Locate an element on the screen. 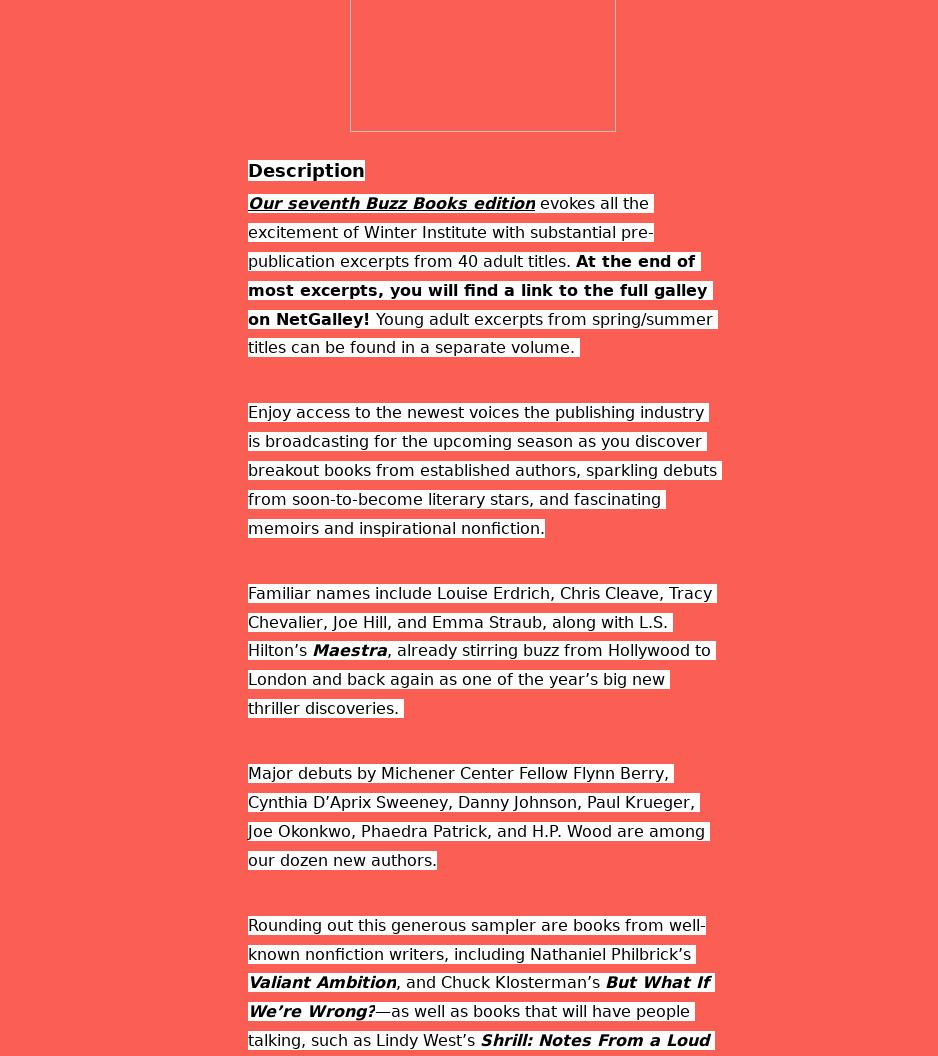  'Rounding out this generous sampler are books from well-known nonfiction writers, including Nathaniel Philbrick’s' is located at coordinates (476, 938).